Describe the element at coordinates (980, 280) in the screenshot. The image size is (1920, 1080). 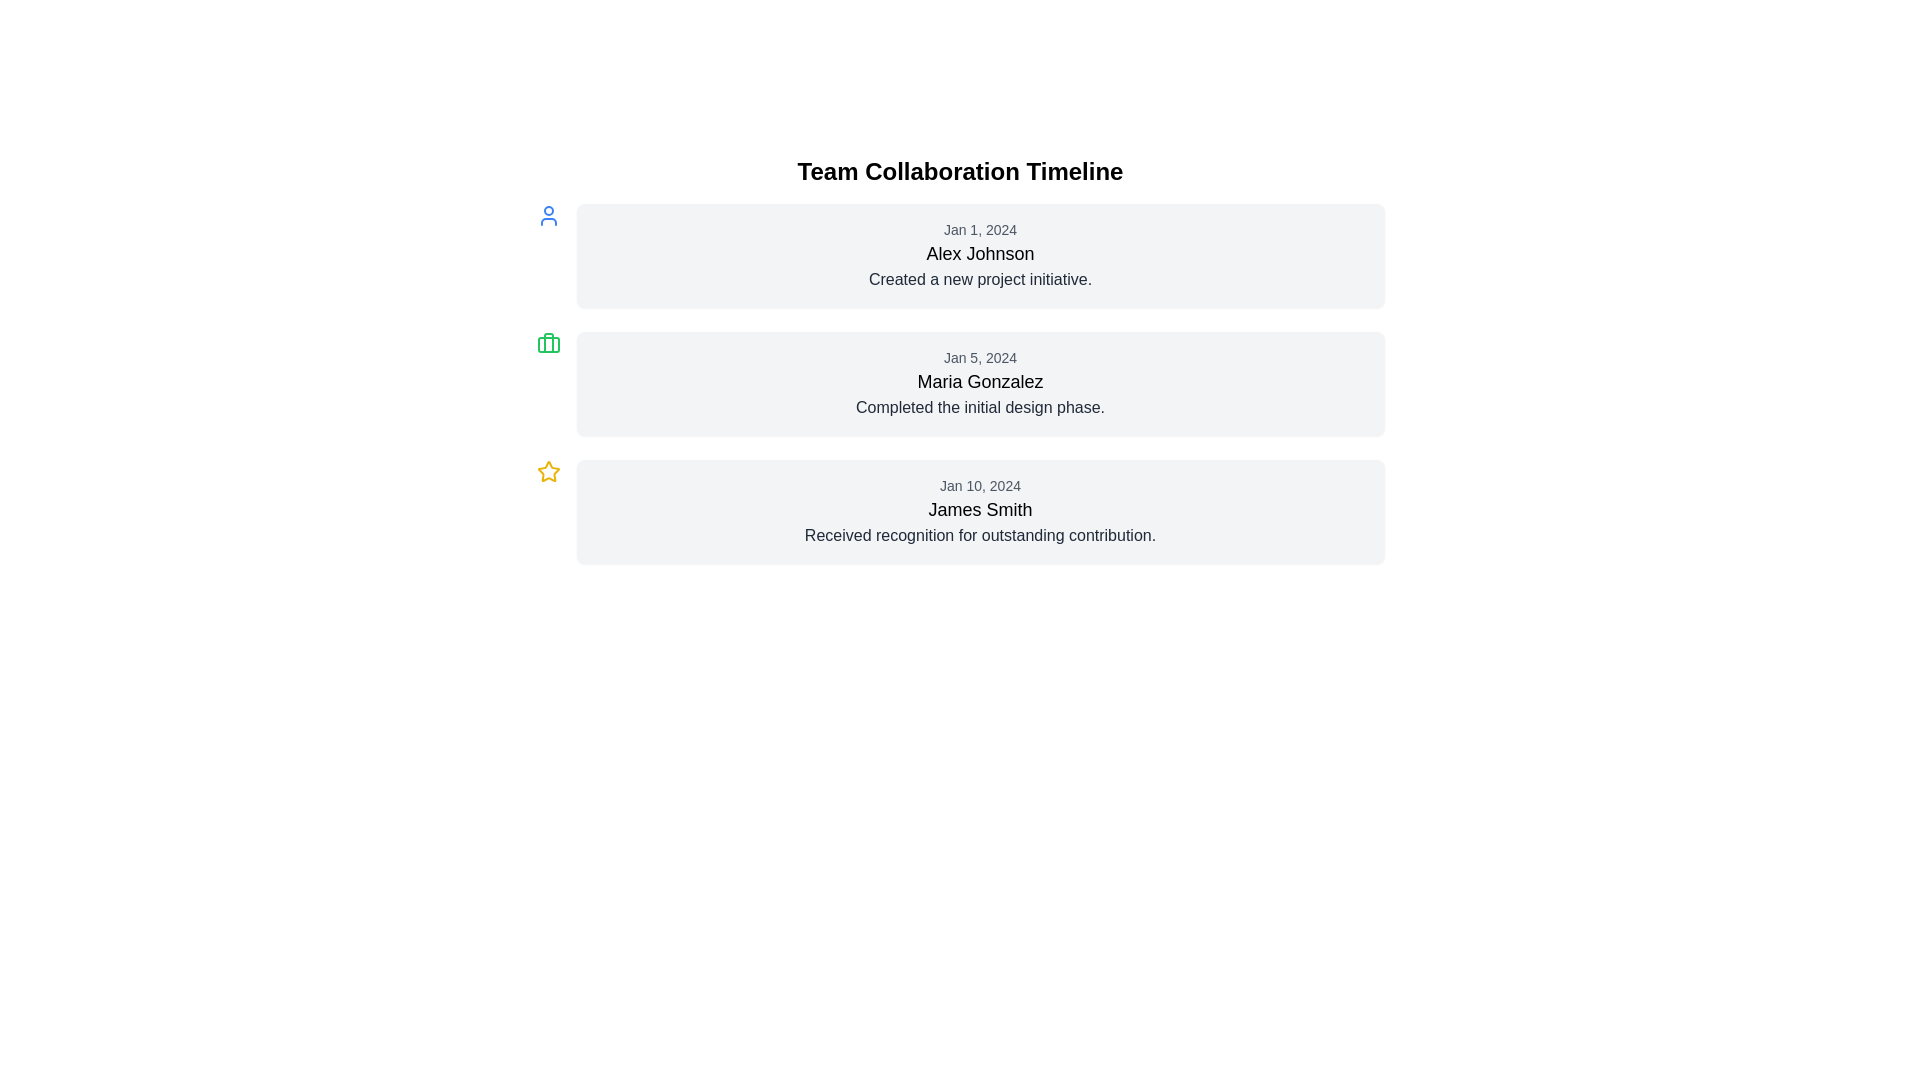
I see `the Text Label element that reads 'Created a new project initiative.' located at the bottom of a card, directly below the name 'Alex Johnson'` at that location.